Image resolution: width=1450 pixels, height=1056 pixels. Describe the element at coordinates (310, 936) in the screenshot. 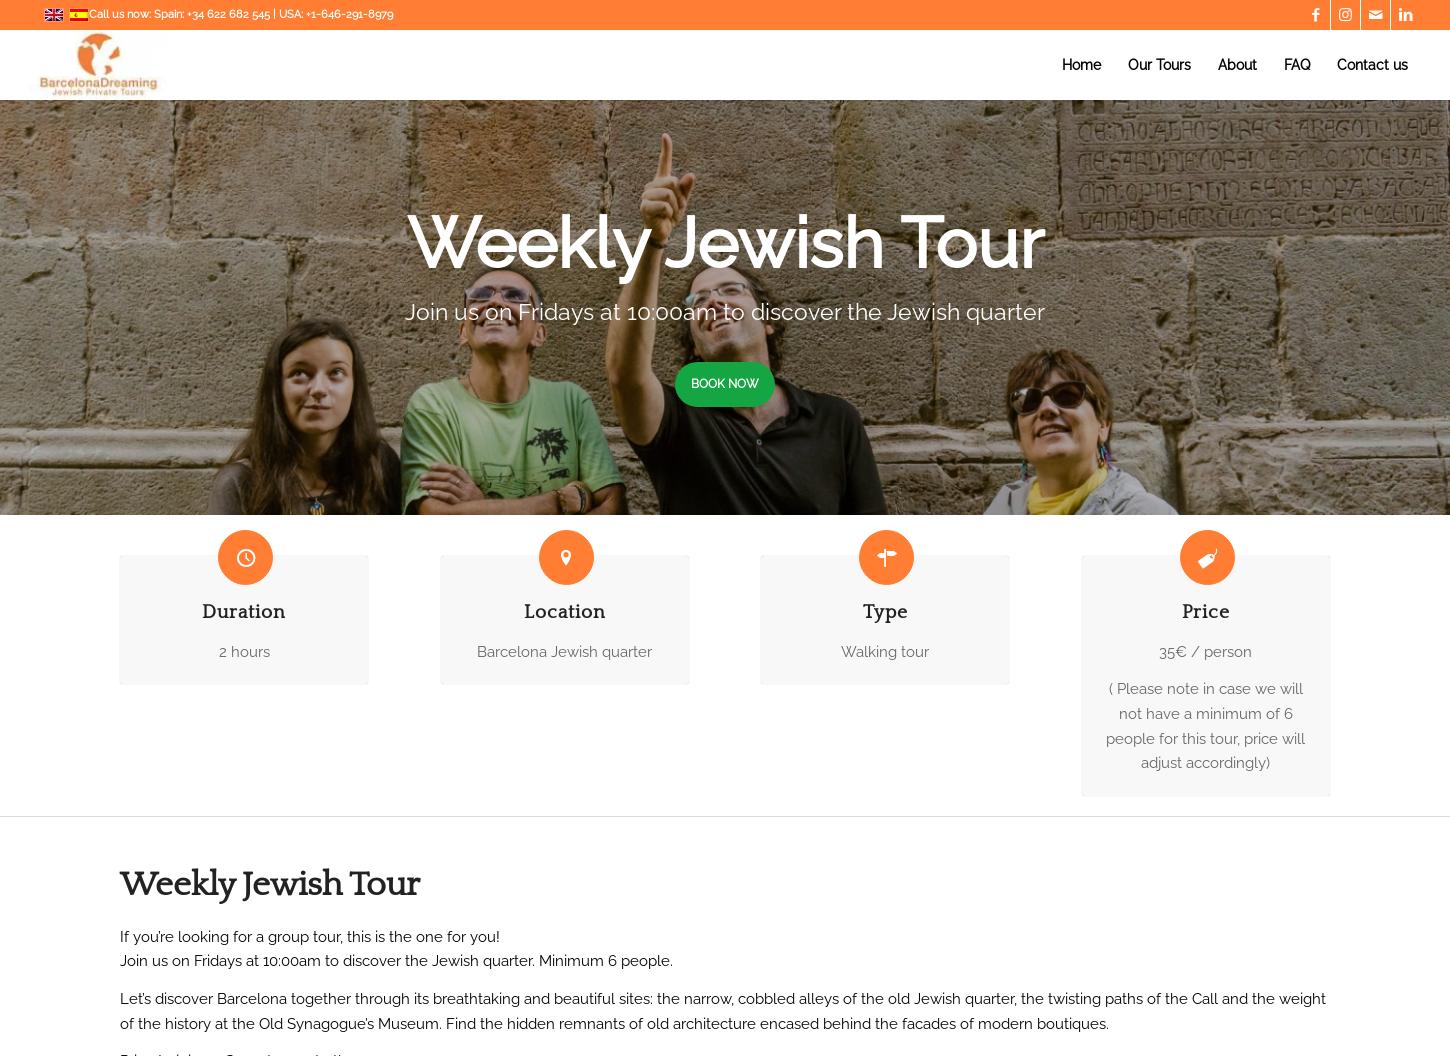

I see `'If you’re looking for a group tour, this is the one for you!'` at that location.